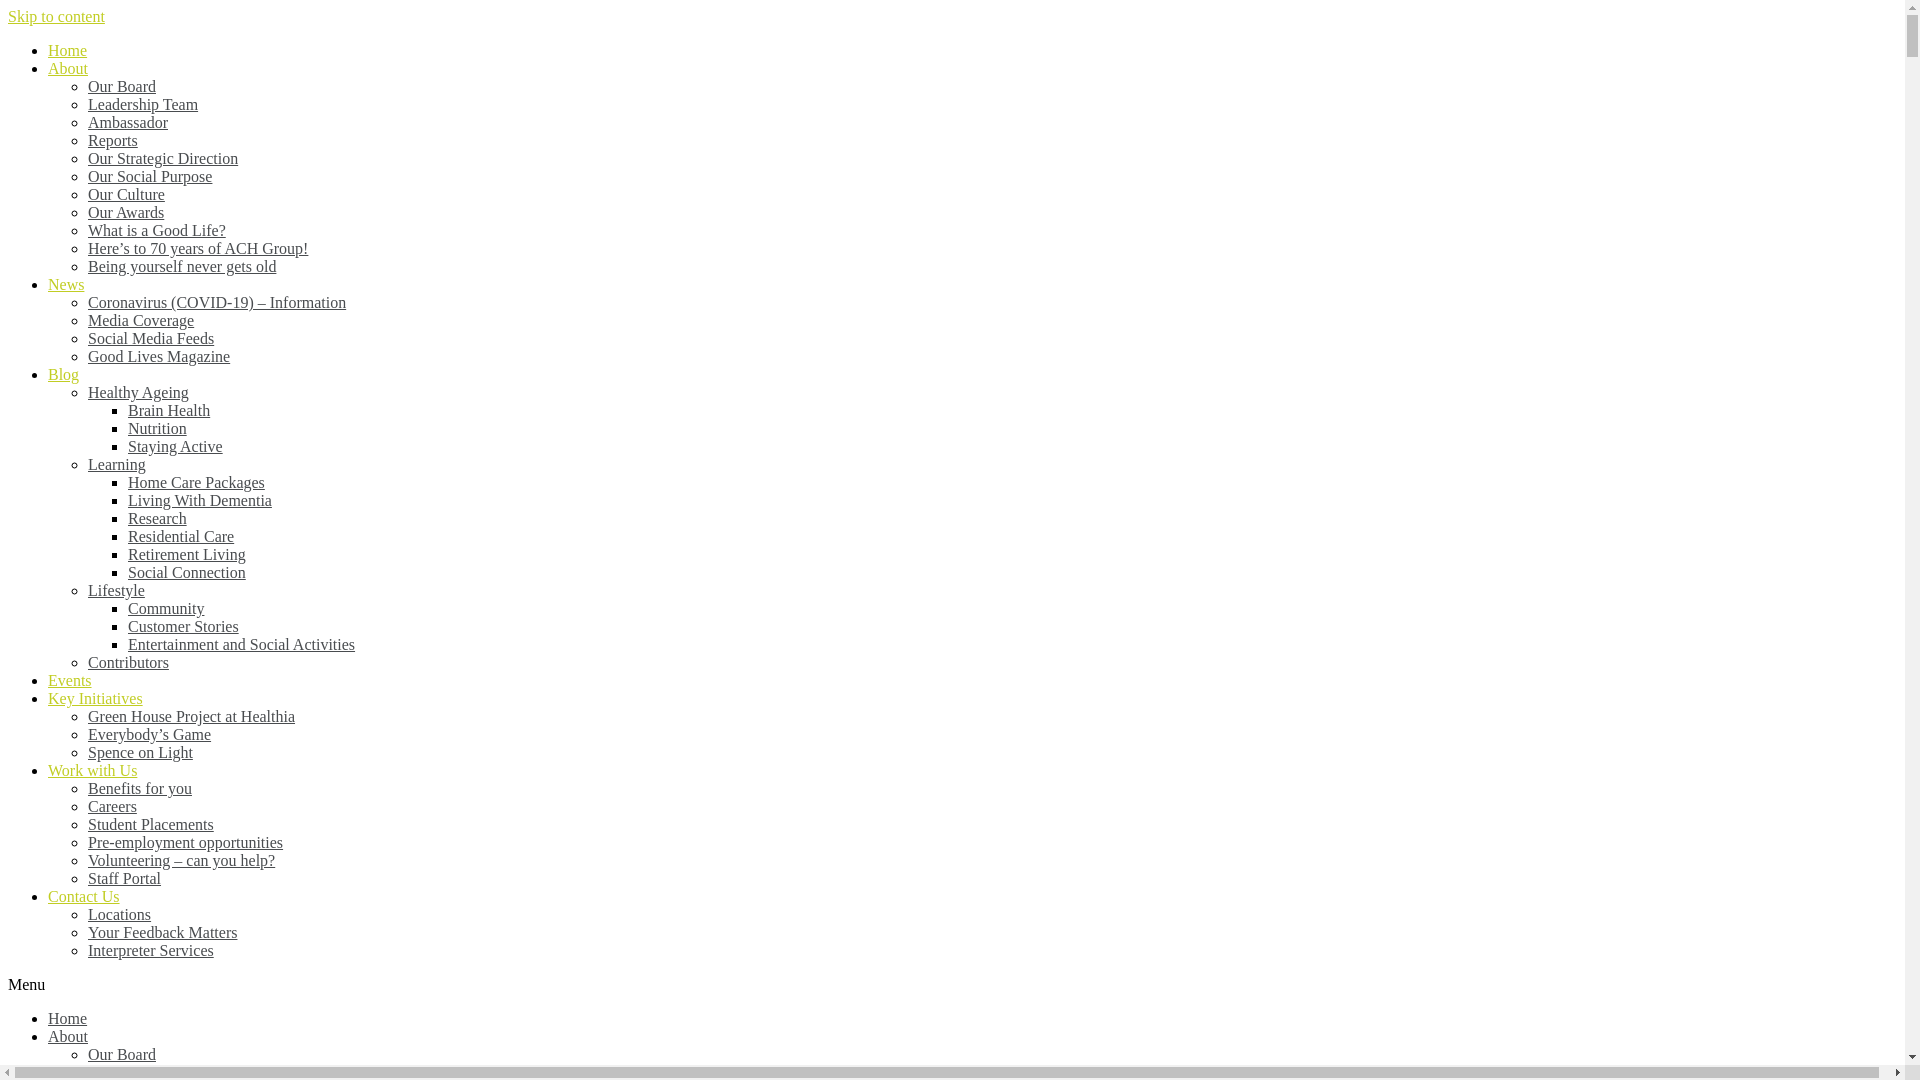 The image size is (1920, 1080). Describe the element at coordinates (127, 499) in the screenshot. I see `'Living With Dementia'` at that location.